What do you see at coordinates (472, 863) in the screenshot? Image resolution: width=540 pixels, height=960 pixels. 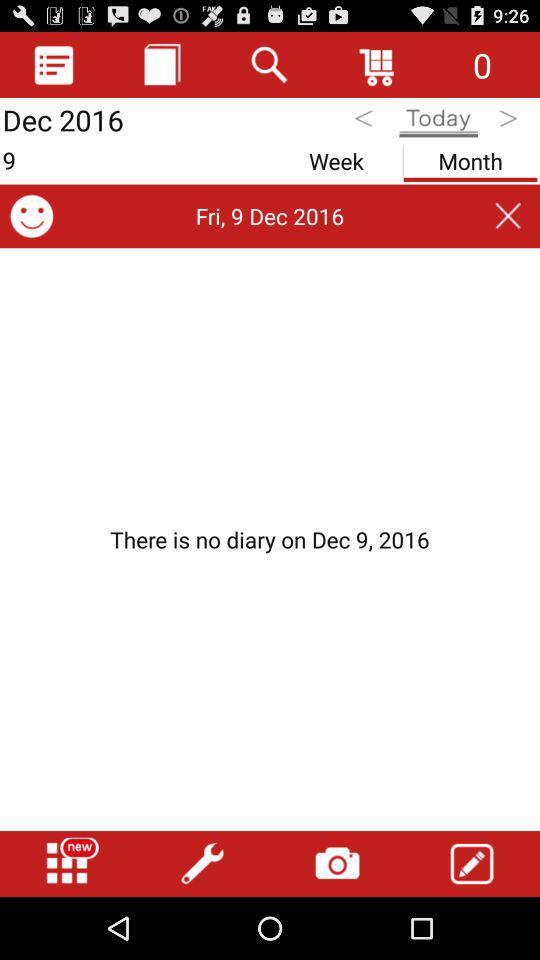 I see `icon at the bottom right corner` at bounding box center [472, 863].